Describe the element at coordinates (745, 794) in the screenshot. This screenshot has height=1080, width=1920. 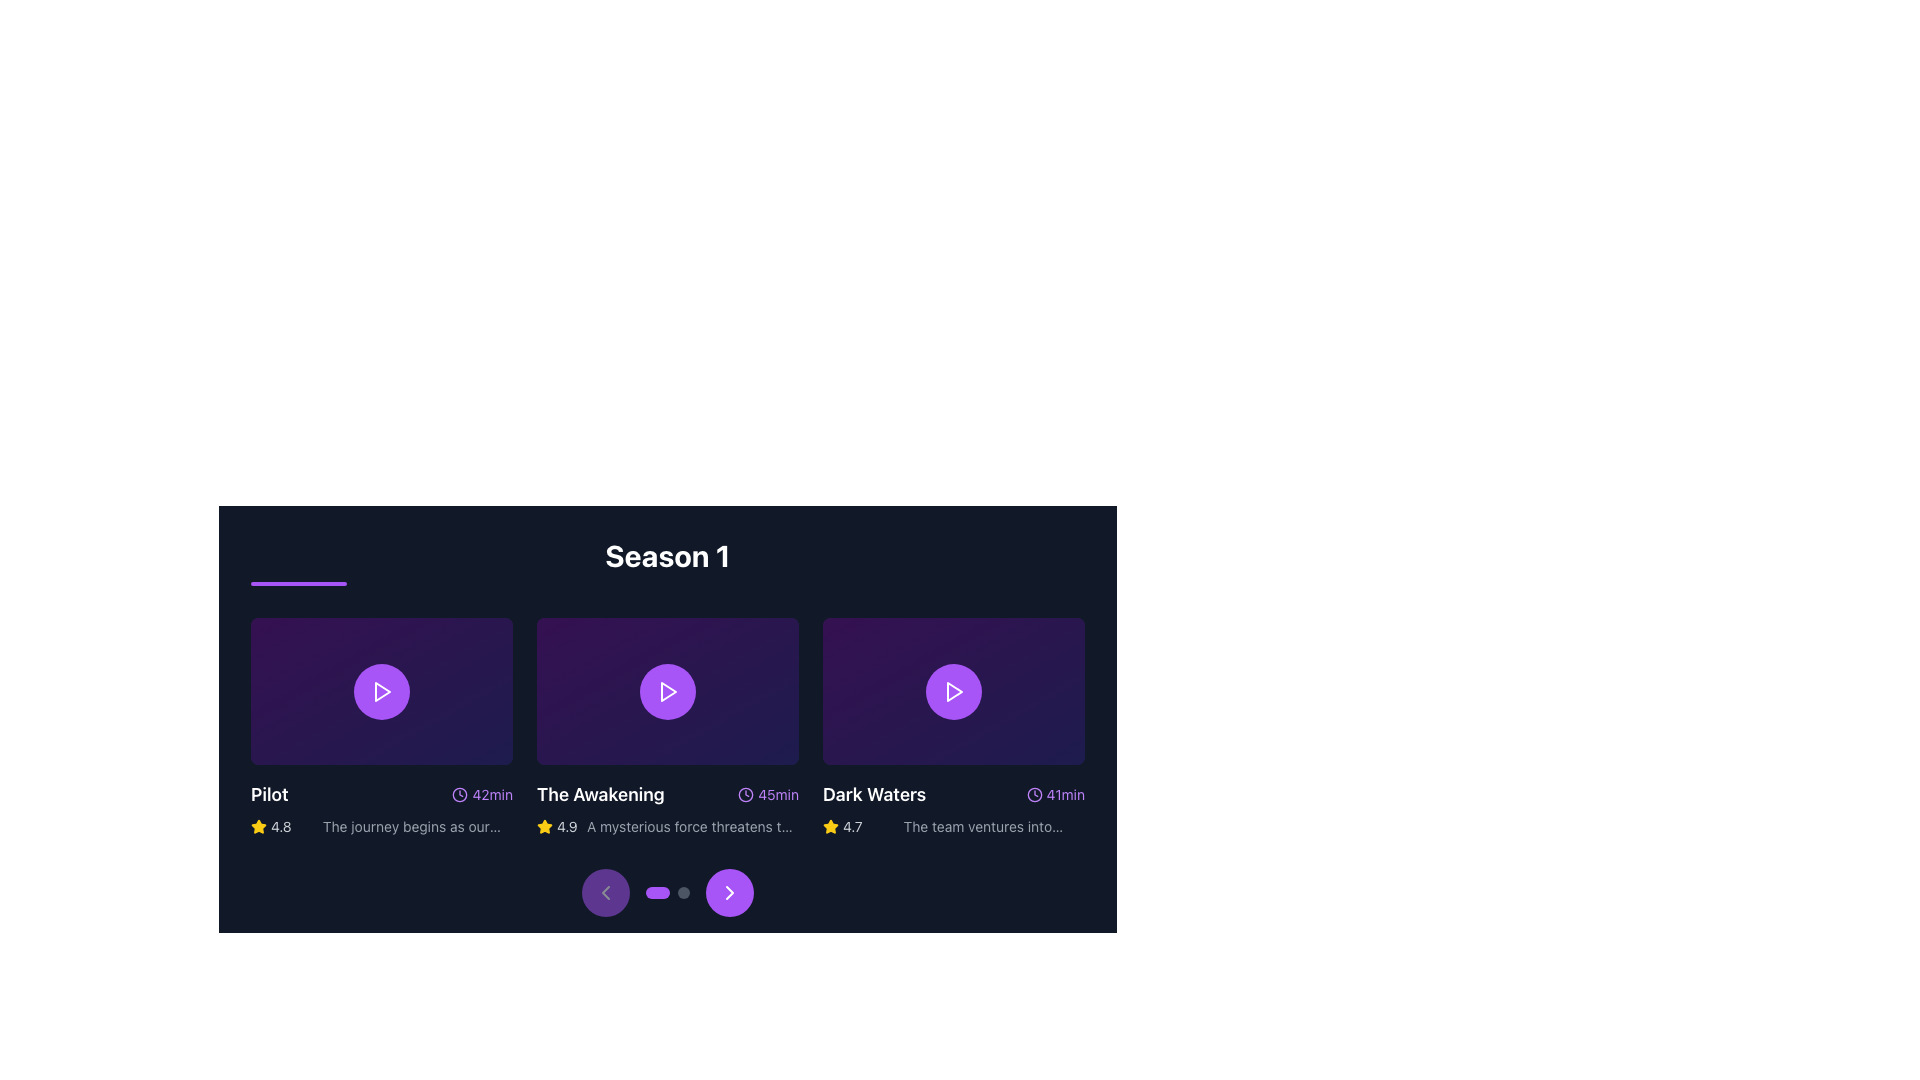
I see `the small circular clock icon, which is outlined in white against a dark background, located to the immediate left of the '45min' text label in the 'Season 1' section` at that location.